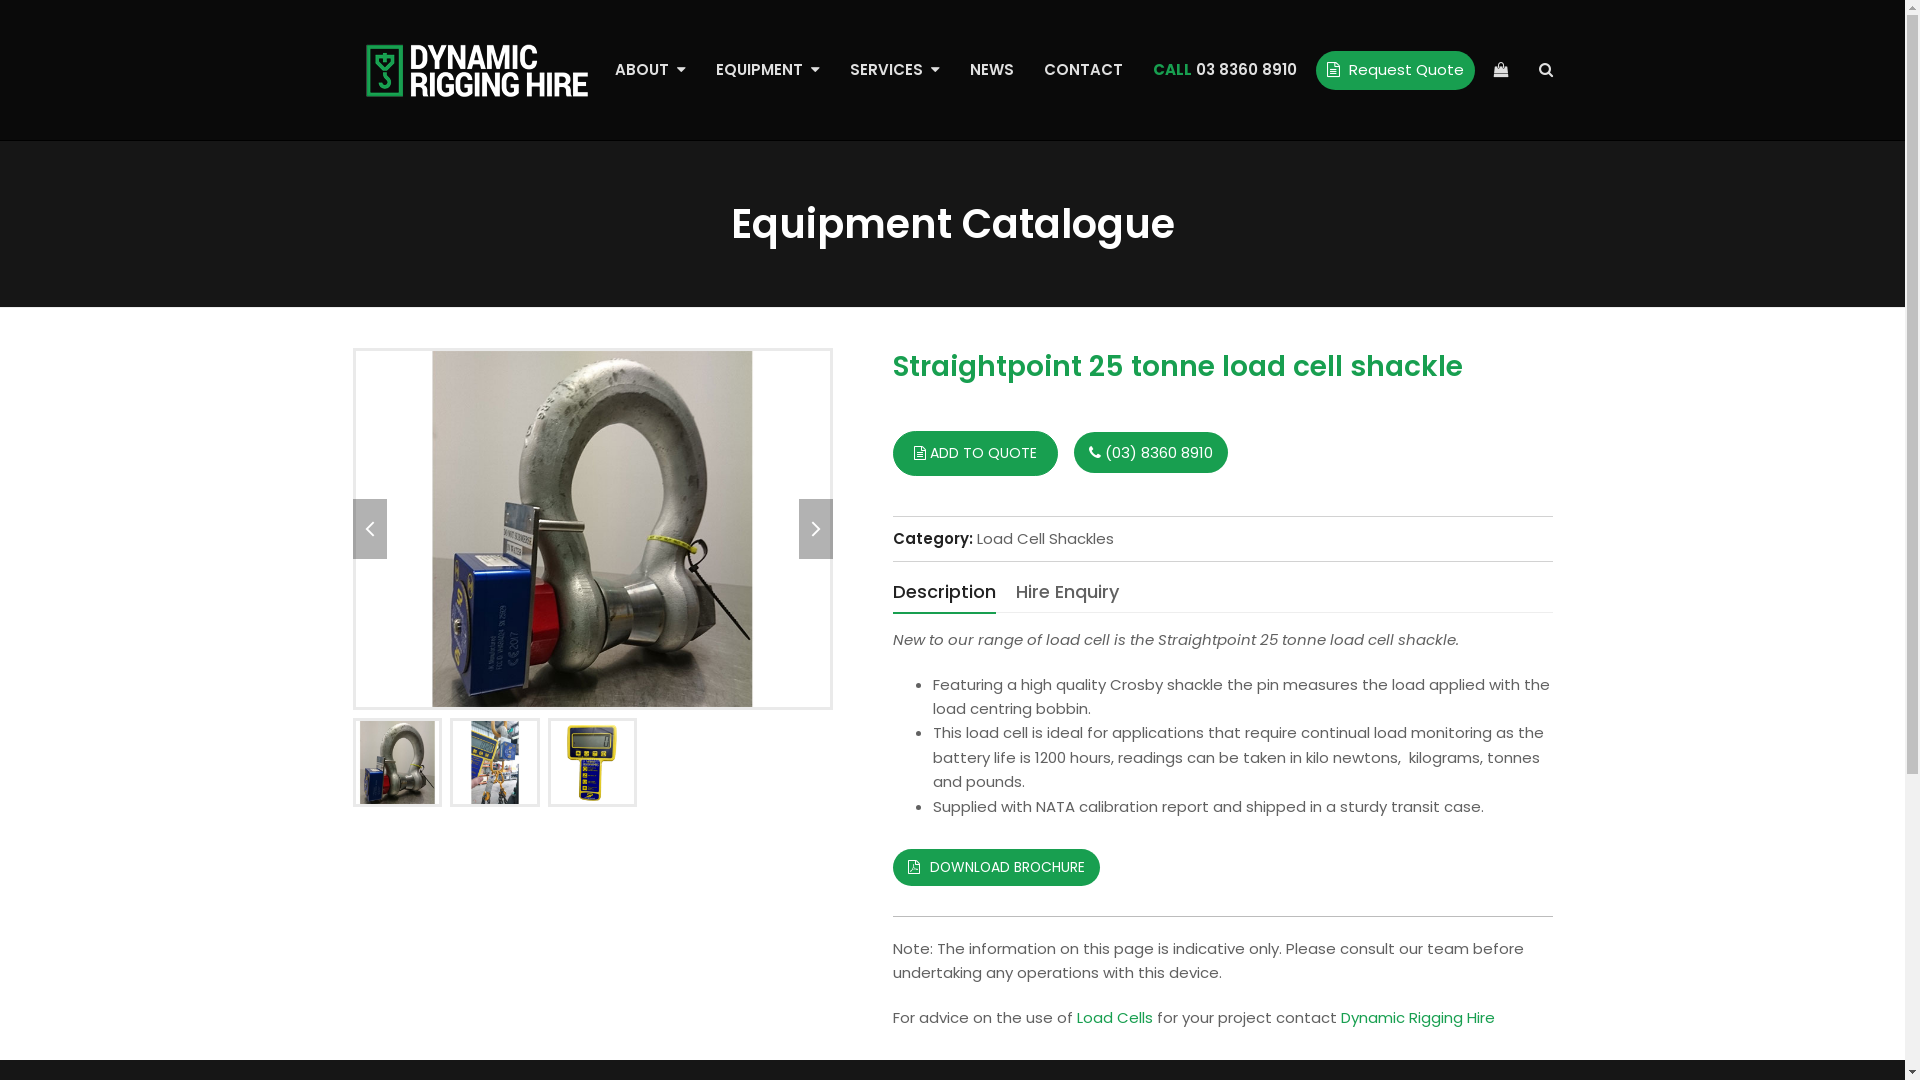 Image resolution: width=1920 pixels, height=1080 pixels. What do you see at coordinates (975, 537) in the screenshot?
I see `'Load Cell Shackles'` at bounding box center [975, 537].